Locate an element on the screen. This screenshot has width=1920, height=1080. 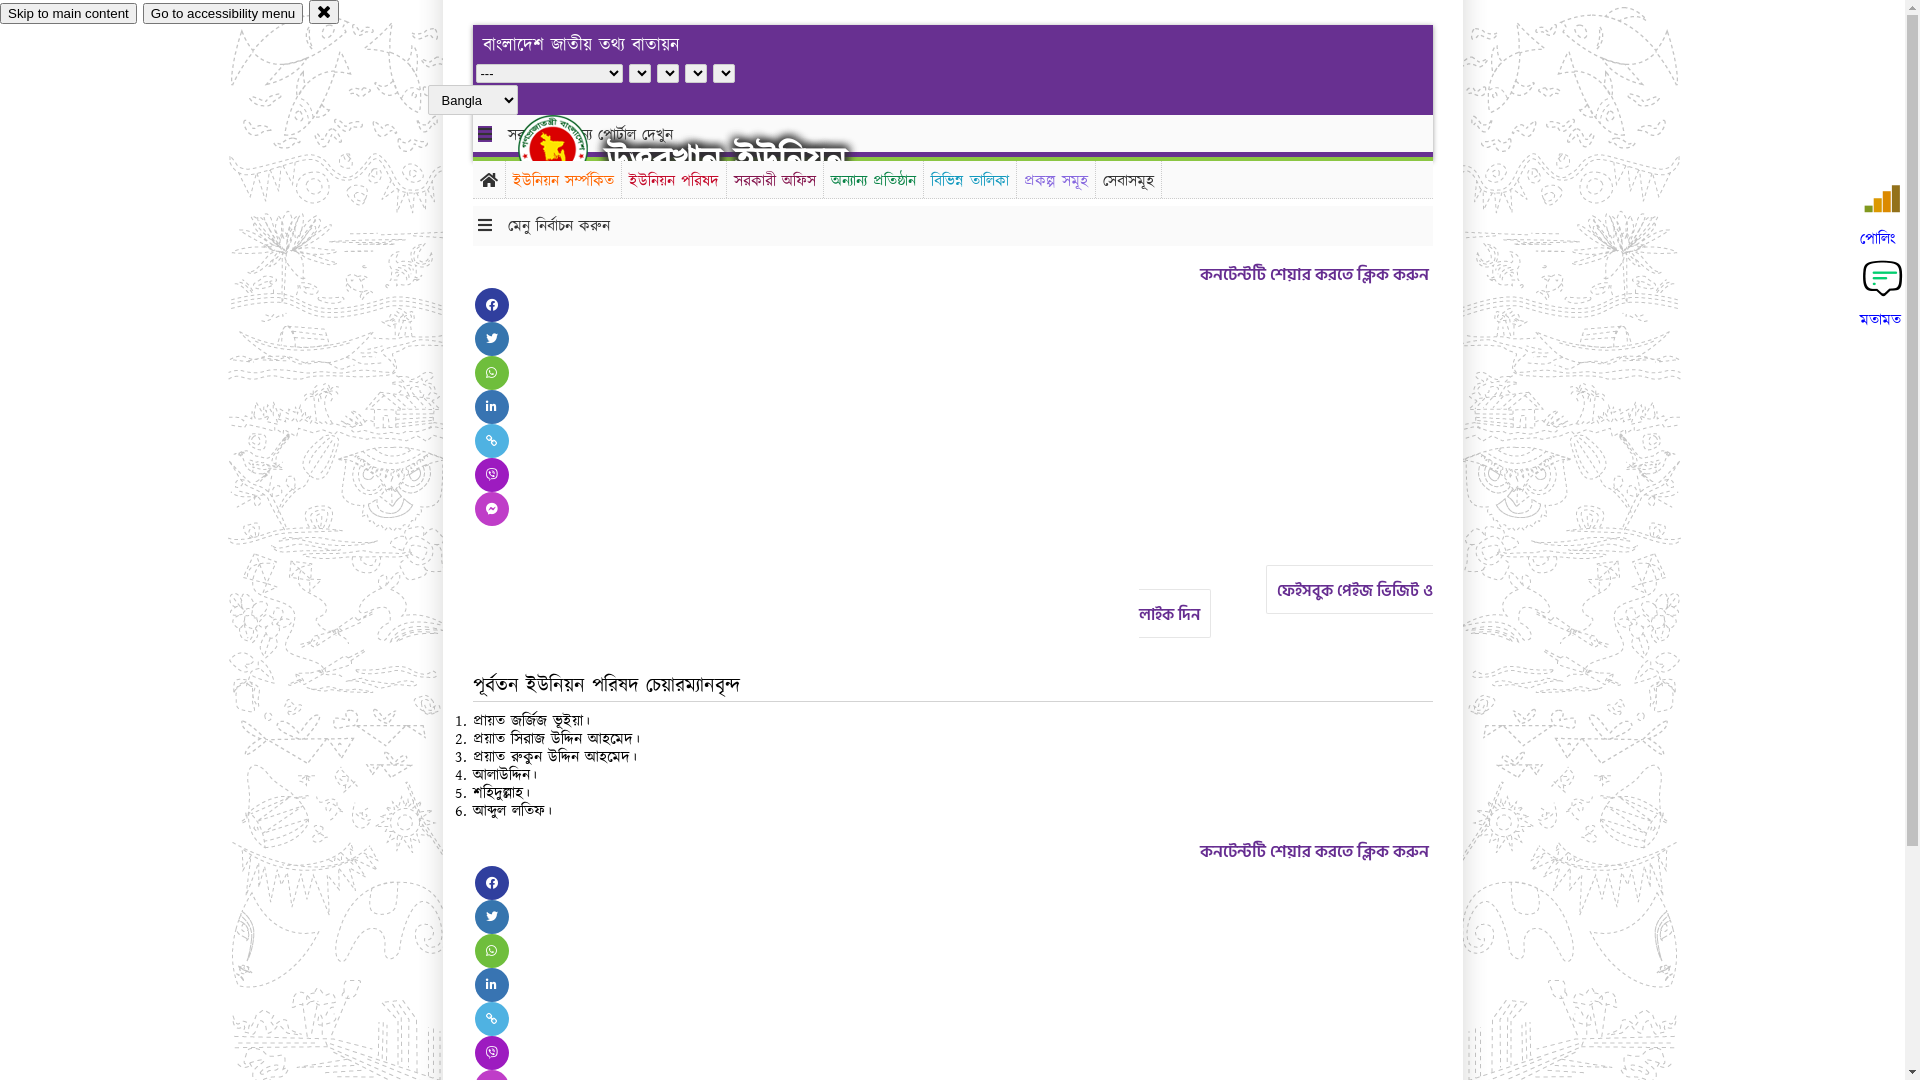
'Skip to main content' is located at coordinates (68, 13).